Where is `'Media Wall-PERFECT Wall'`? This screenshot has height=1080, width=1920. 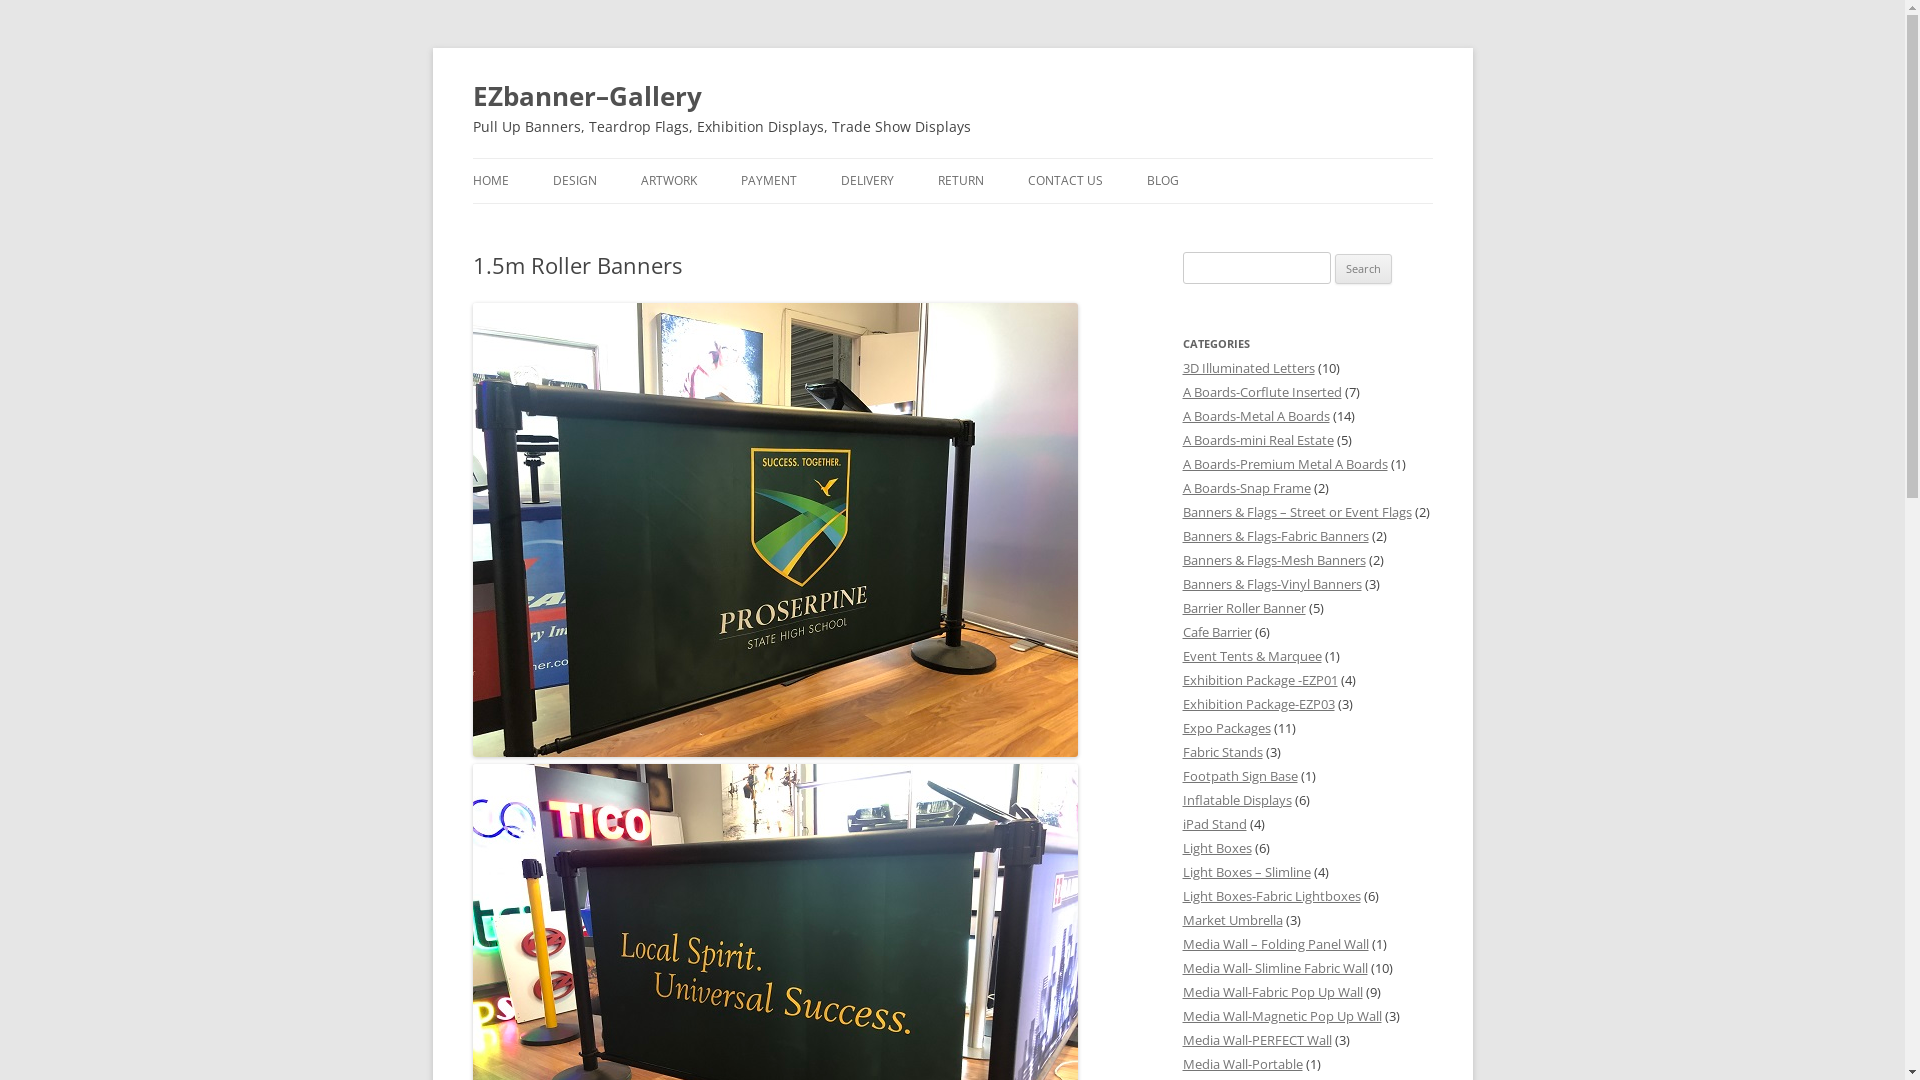 'Media Wall-PERFECT Wall' is located at coordinates (1255, 1039).